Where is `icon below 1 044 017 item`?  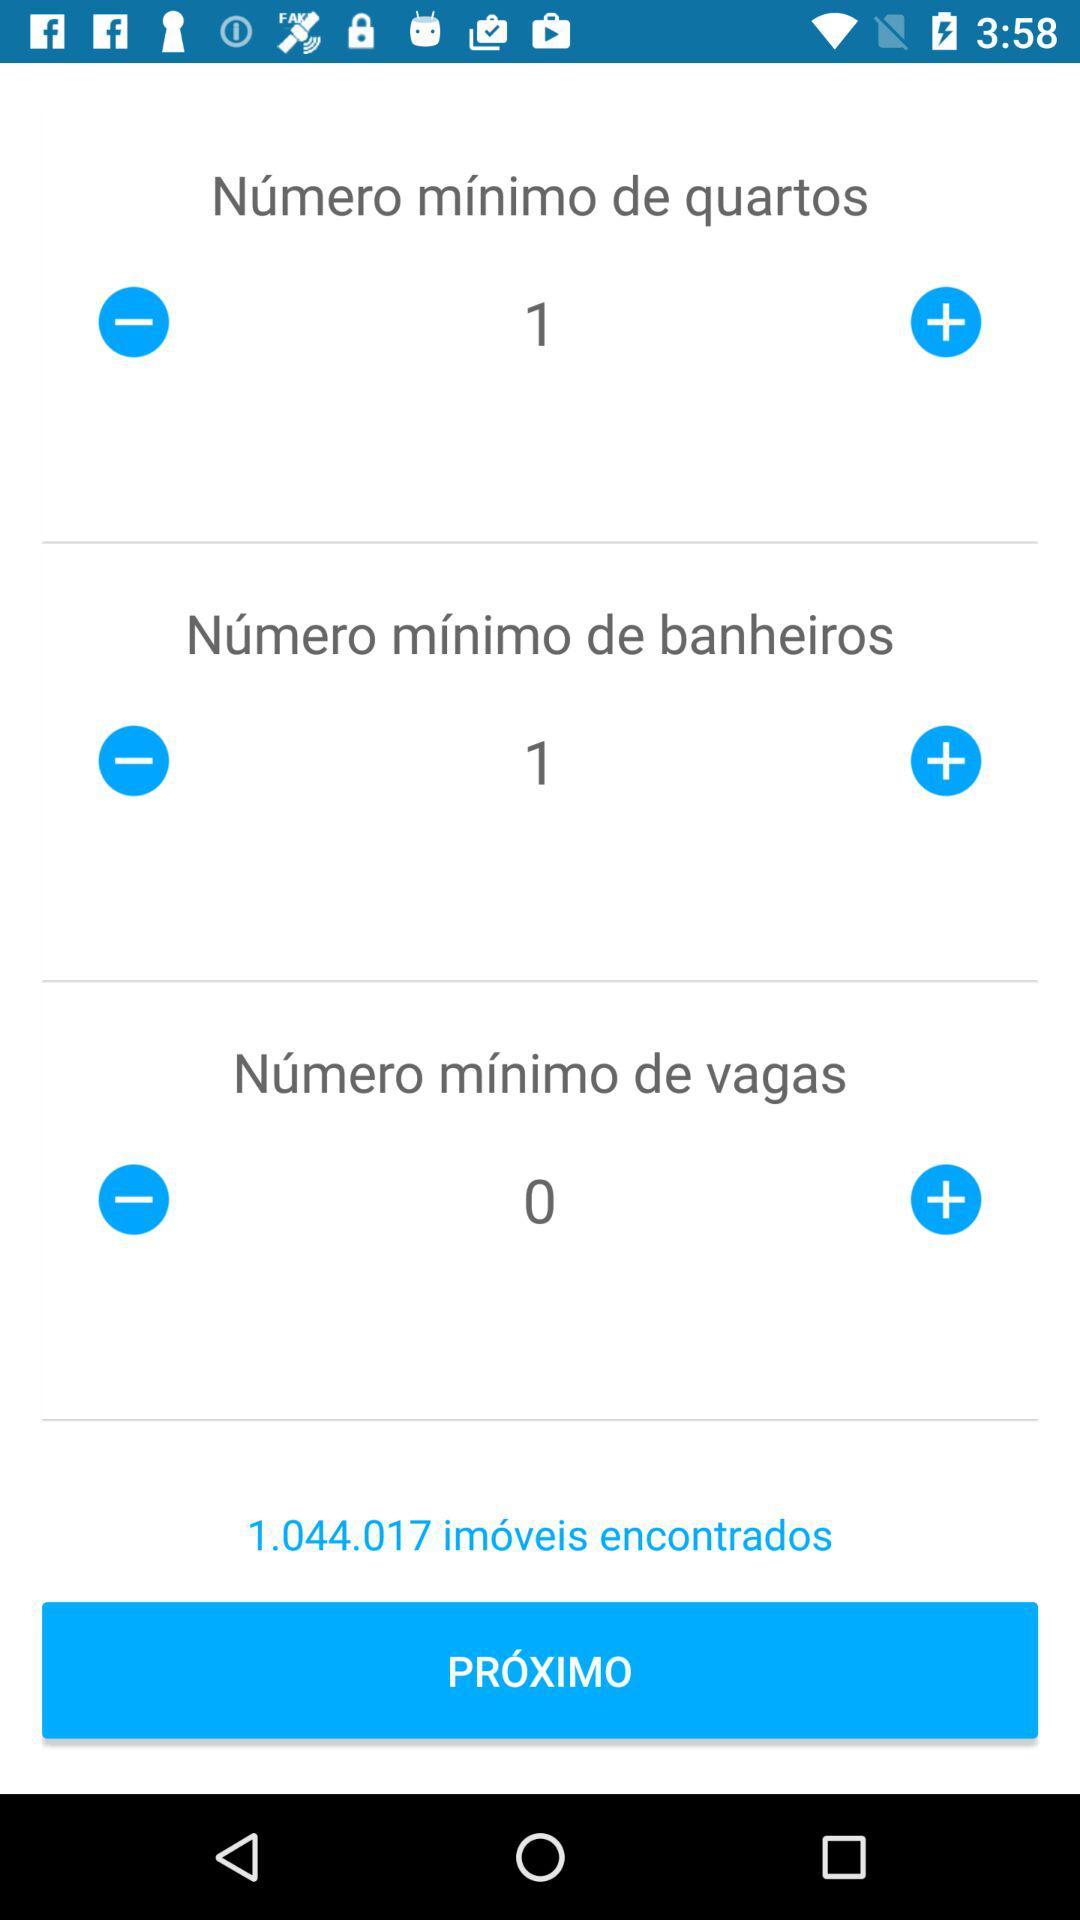
icon below 1 044 017 item is located at coordinates (540, 1670).